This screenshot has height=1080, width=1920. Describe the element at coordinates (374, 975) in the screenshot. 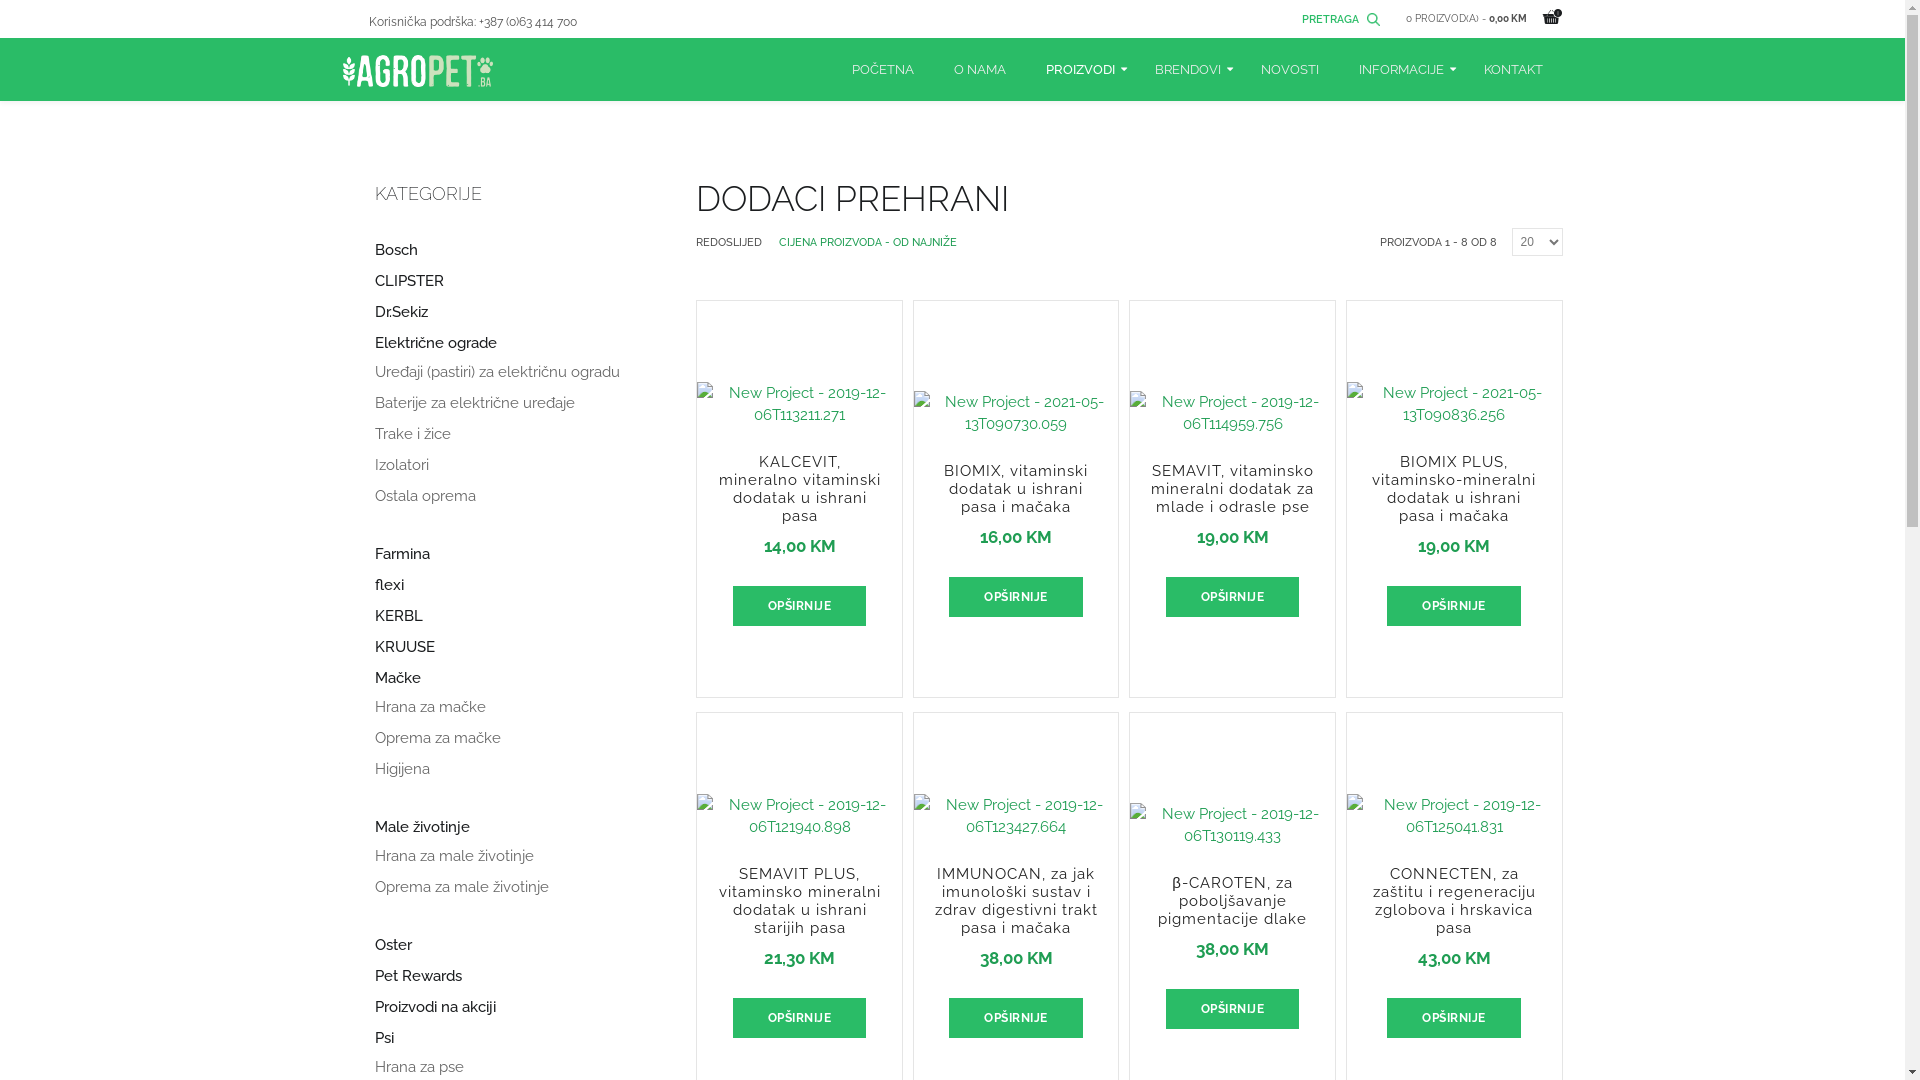

I see `'Pet Rewards'` at that location.